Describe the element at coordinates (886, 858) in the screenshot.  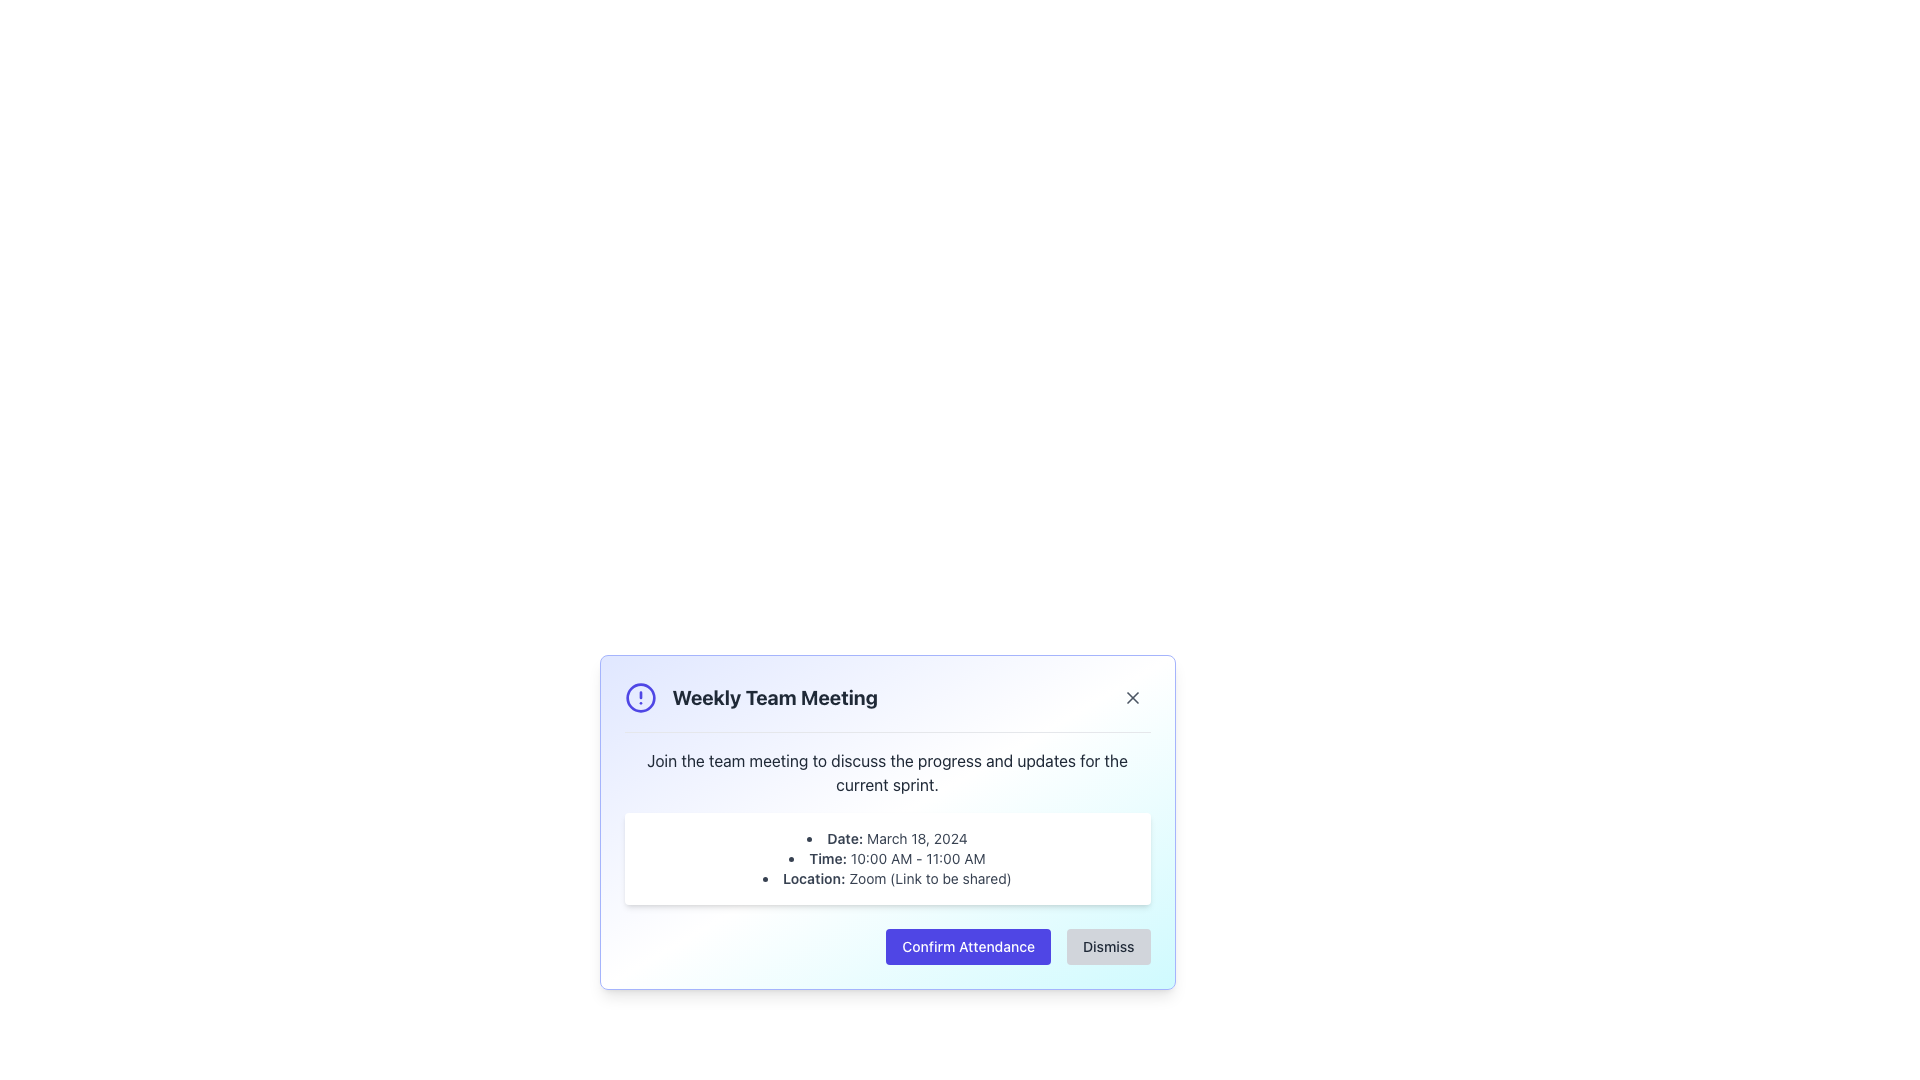
I see `information displayed in the Text block that provides details about the meeting's date, time, and location, which is positioned below the introductory paragraph and above the action buttons` at that location.